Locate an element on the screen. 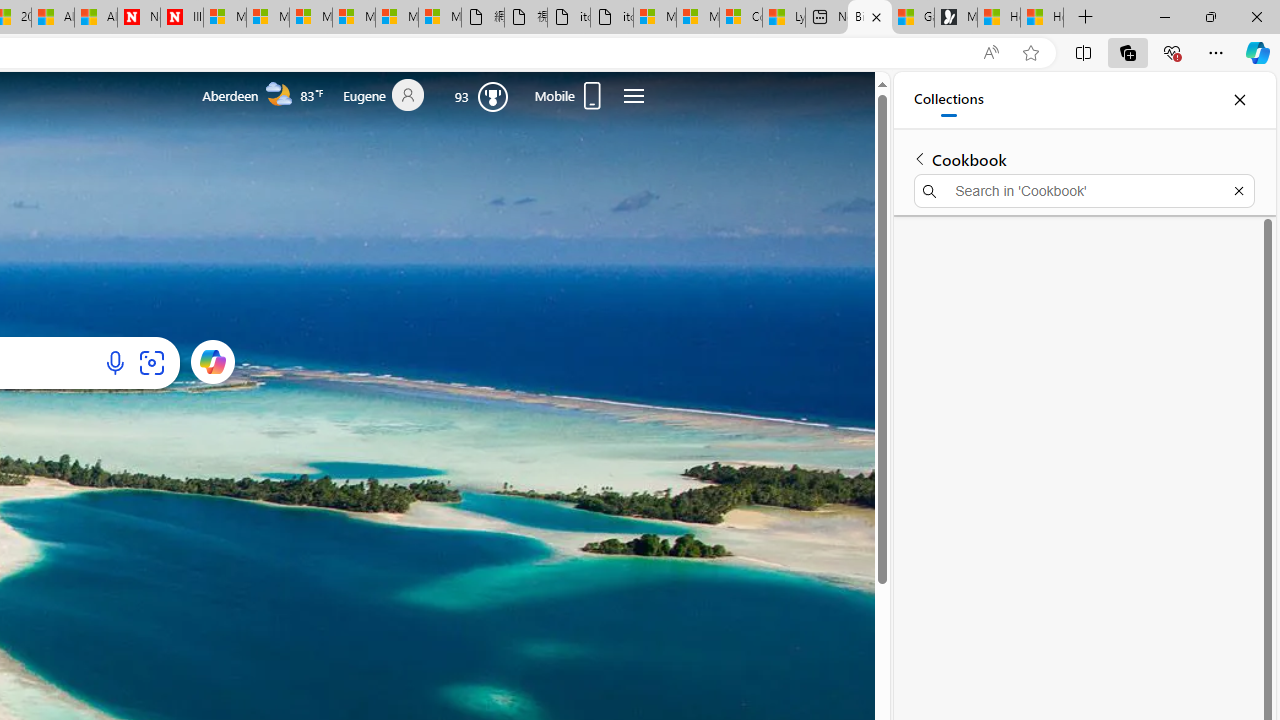 This screenshot has height=720, width=1280. 'Search in ' is located at coordinates (1083, 191).